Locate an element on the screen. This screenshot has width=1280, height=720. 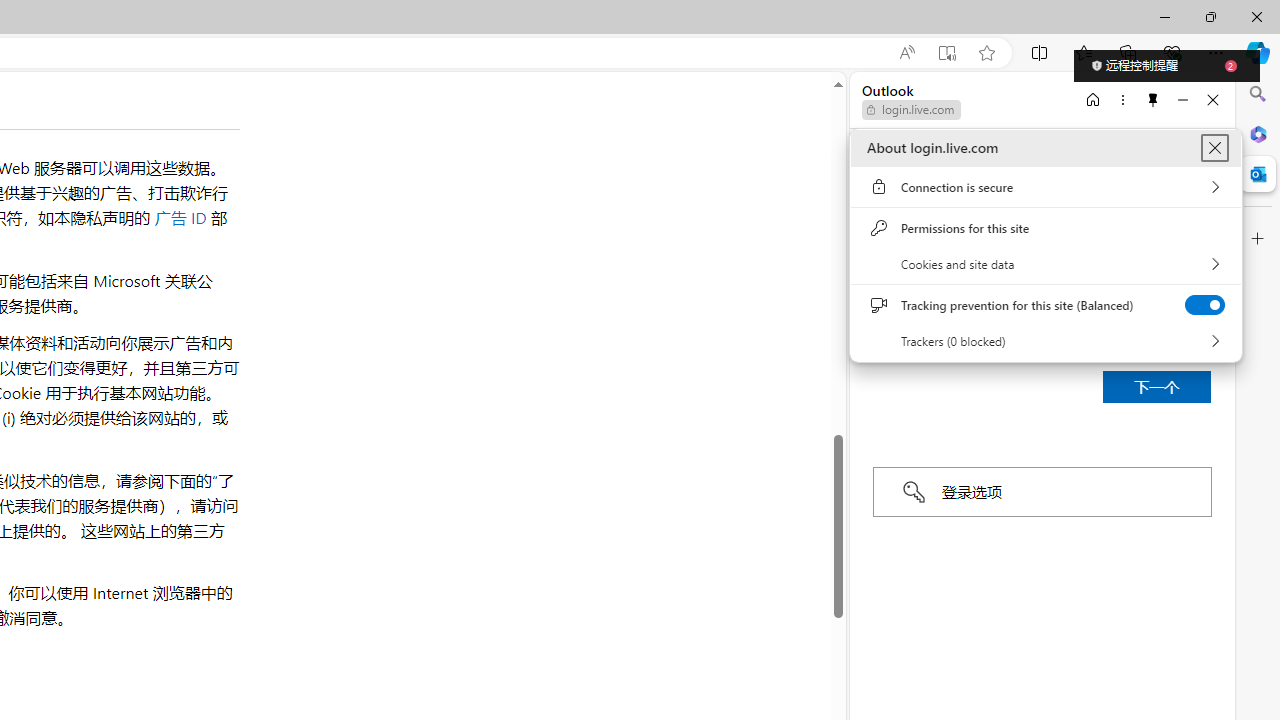
'Connection is secure' is located at coordinates (1045, 187).